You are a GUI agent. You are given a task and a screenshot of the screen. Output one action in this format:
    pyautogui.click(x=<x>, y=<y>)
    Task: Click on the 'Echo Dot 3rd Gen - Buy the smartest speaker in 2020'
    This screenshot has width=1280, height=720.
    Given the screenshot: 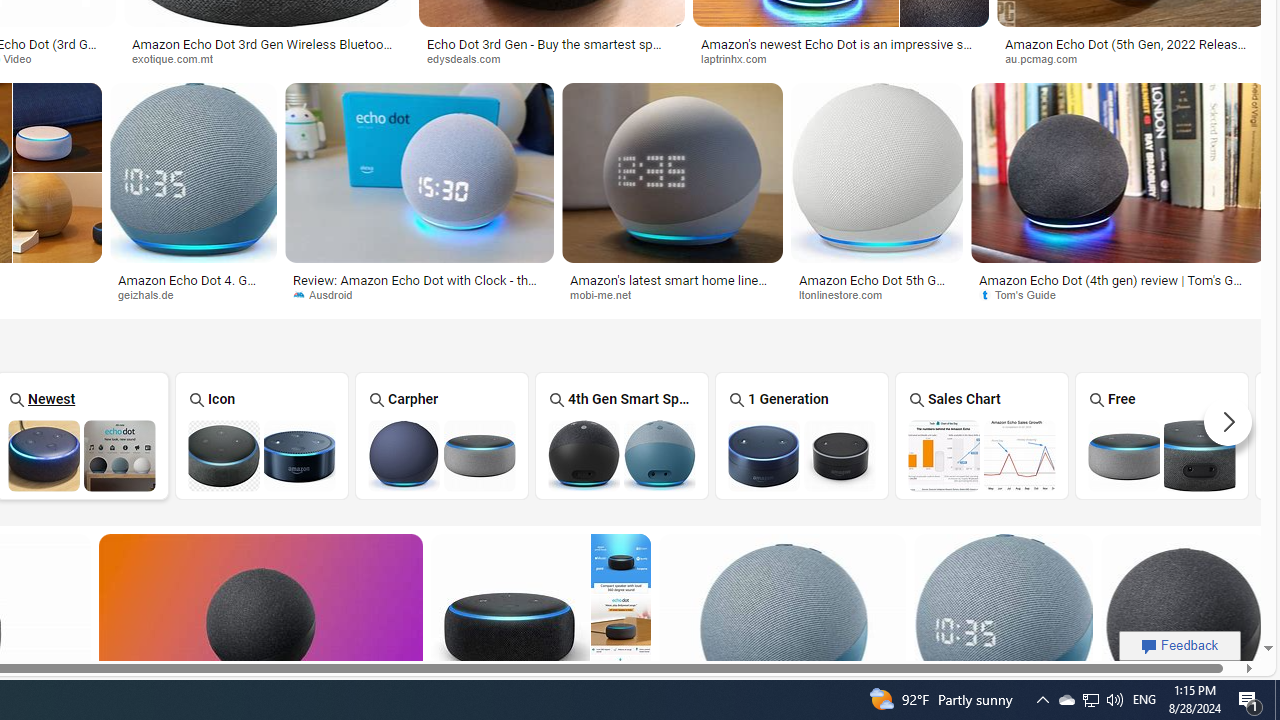 What is the action you would take?
    pyautogui.click(x=551, y=50)
    